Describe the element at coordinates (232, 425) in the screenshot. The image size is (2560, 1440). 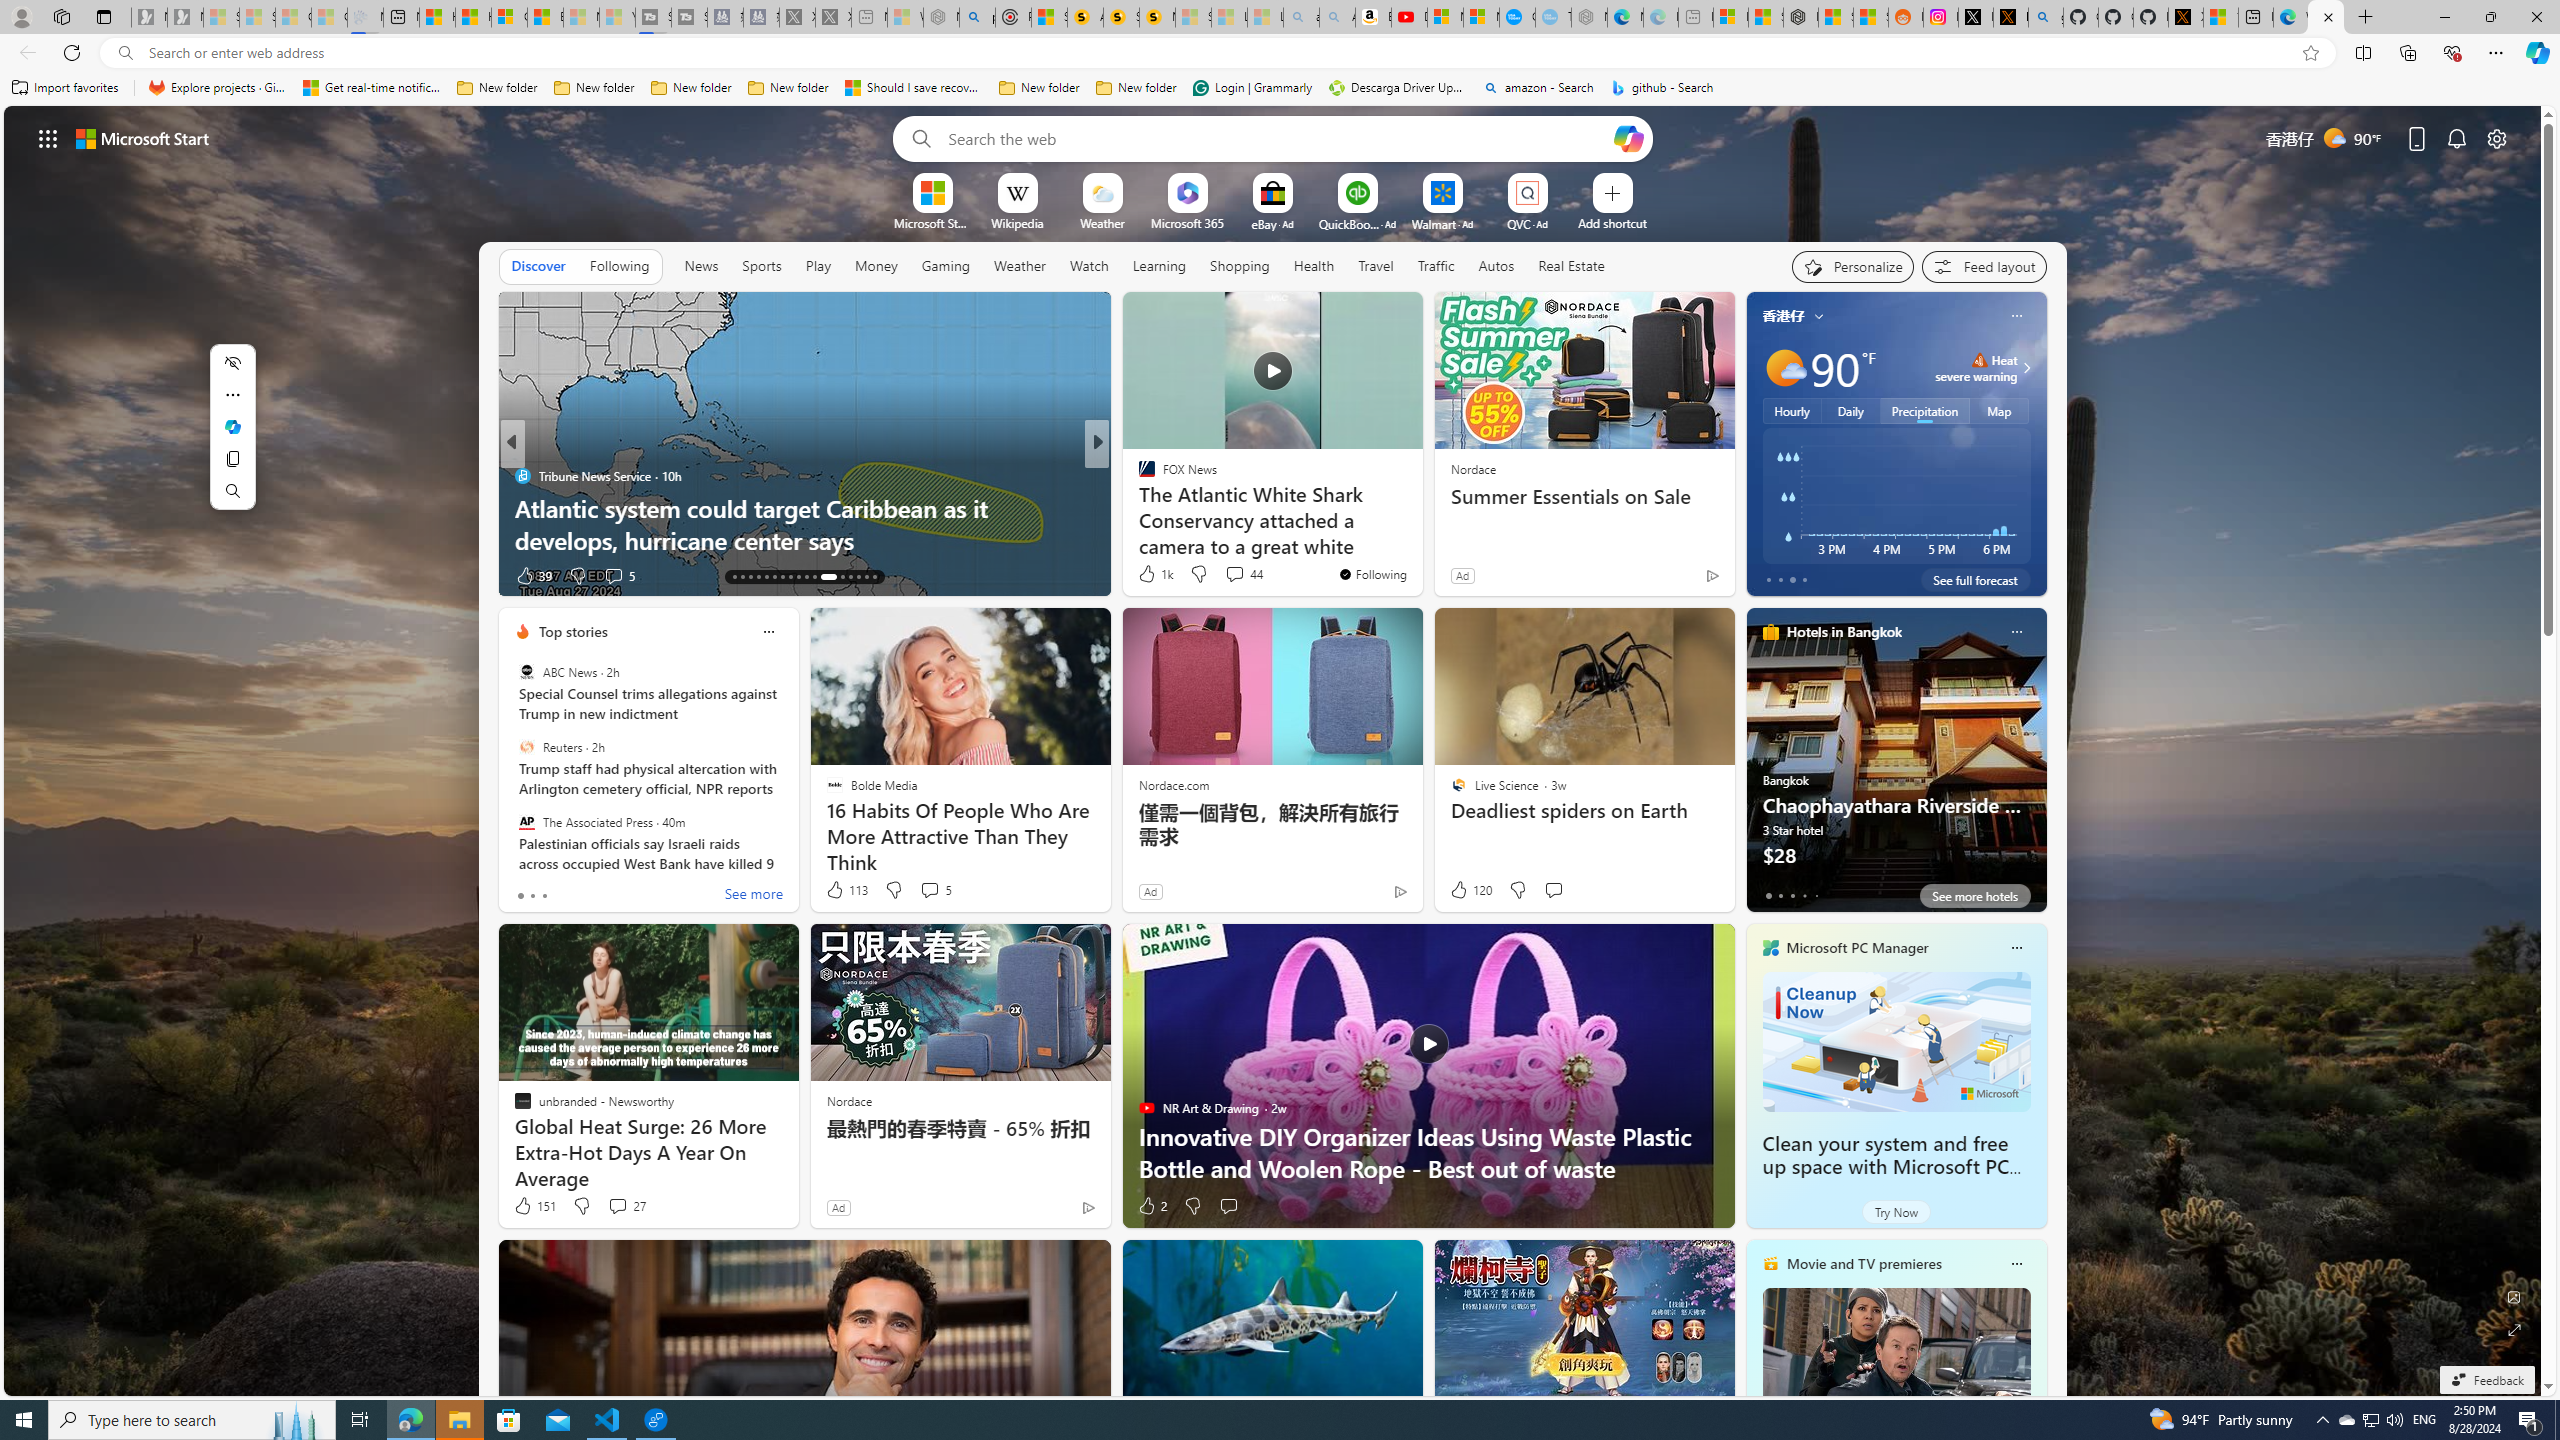
I see `'Mini menu on text selection'` at that location.